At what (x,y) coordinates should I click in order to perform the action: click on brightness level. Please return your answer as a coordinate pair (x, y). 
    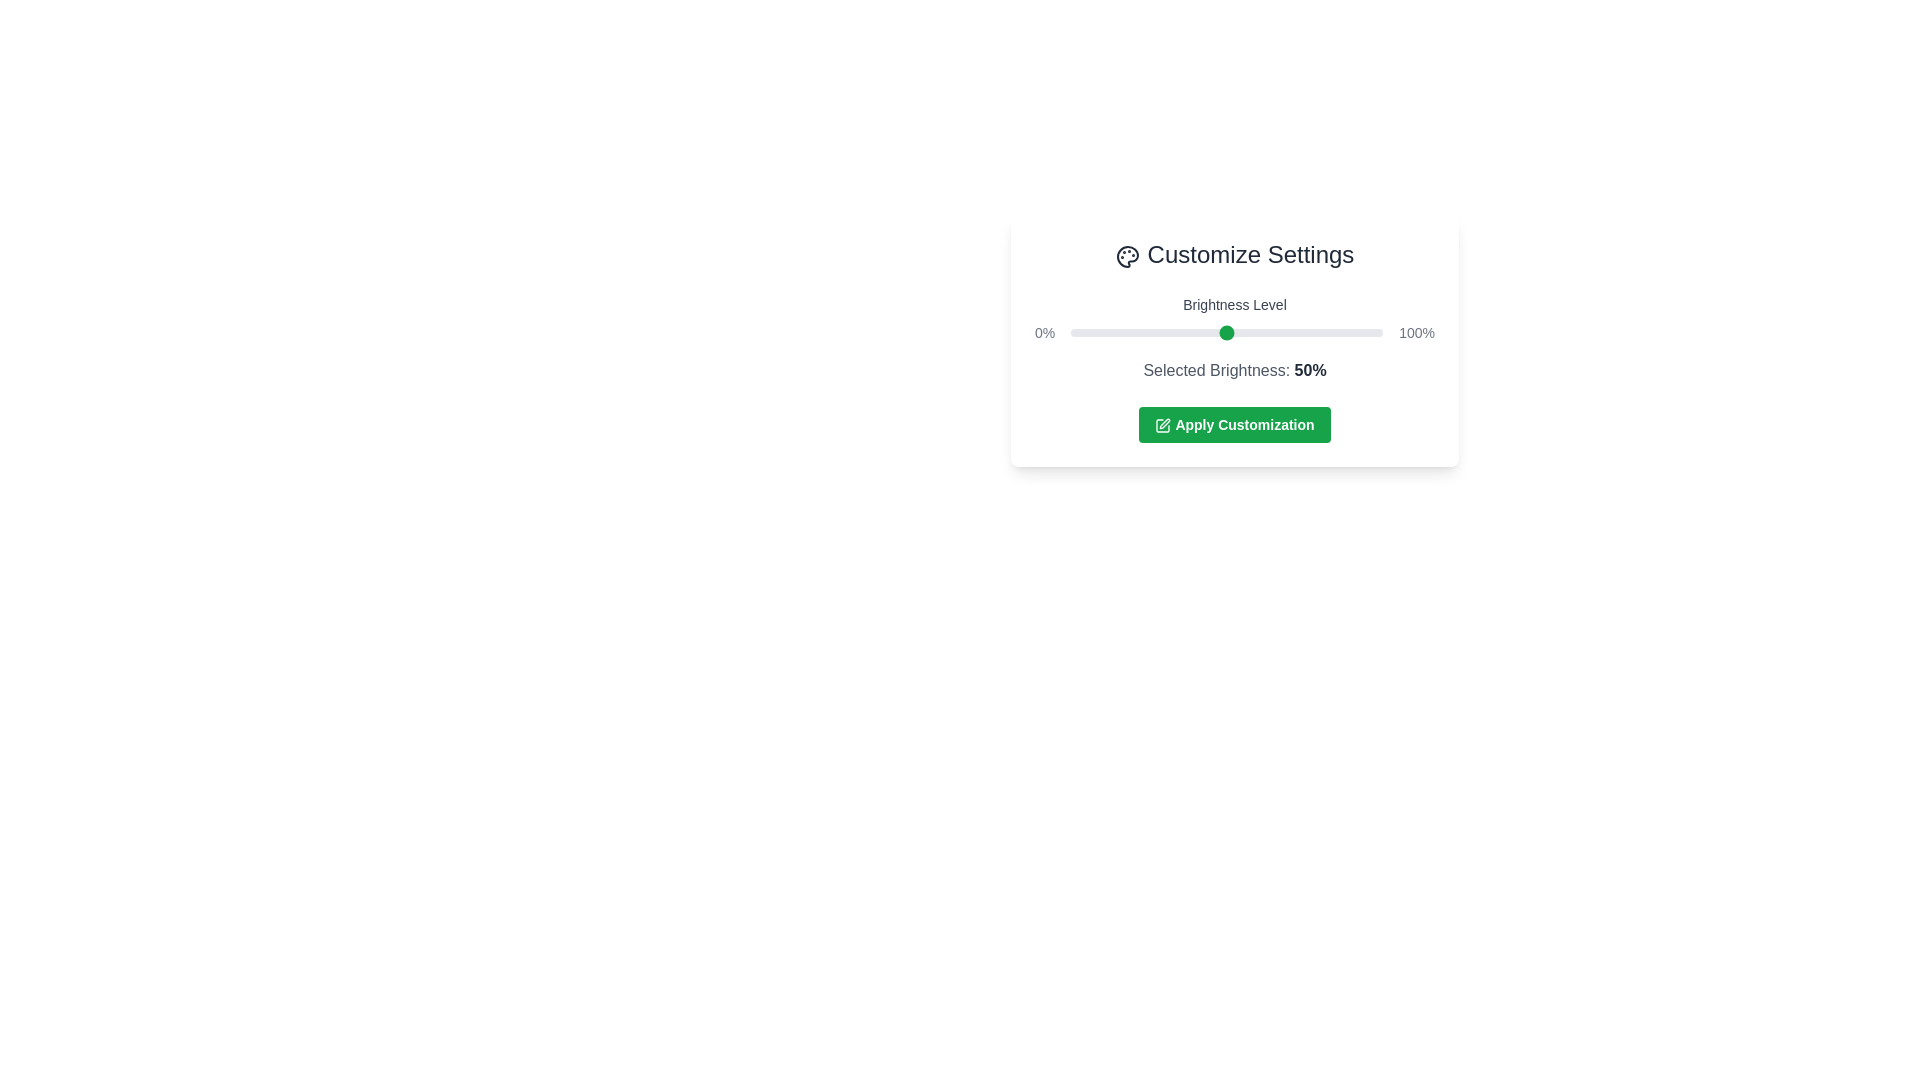
    Looking at the image, I should click on (1348, 331).